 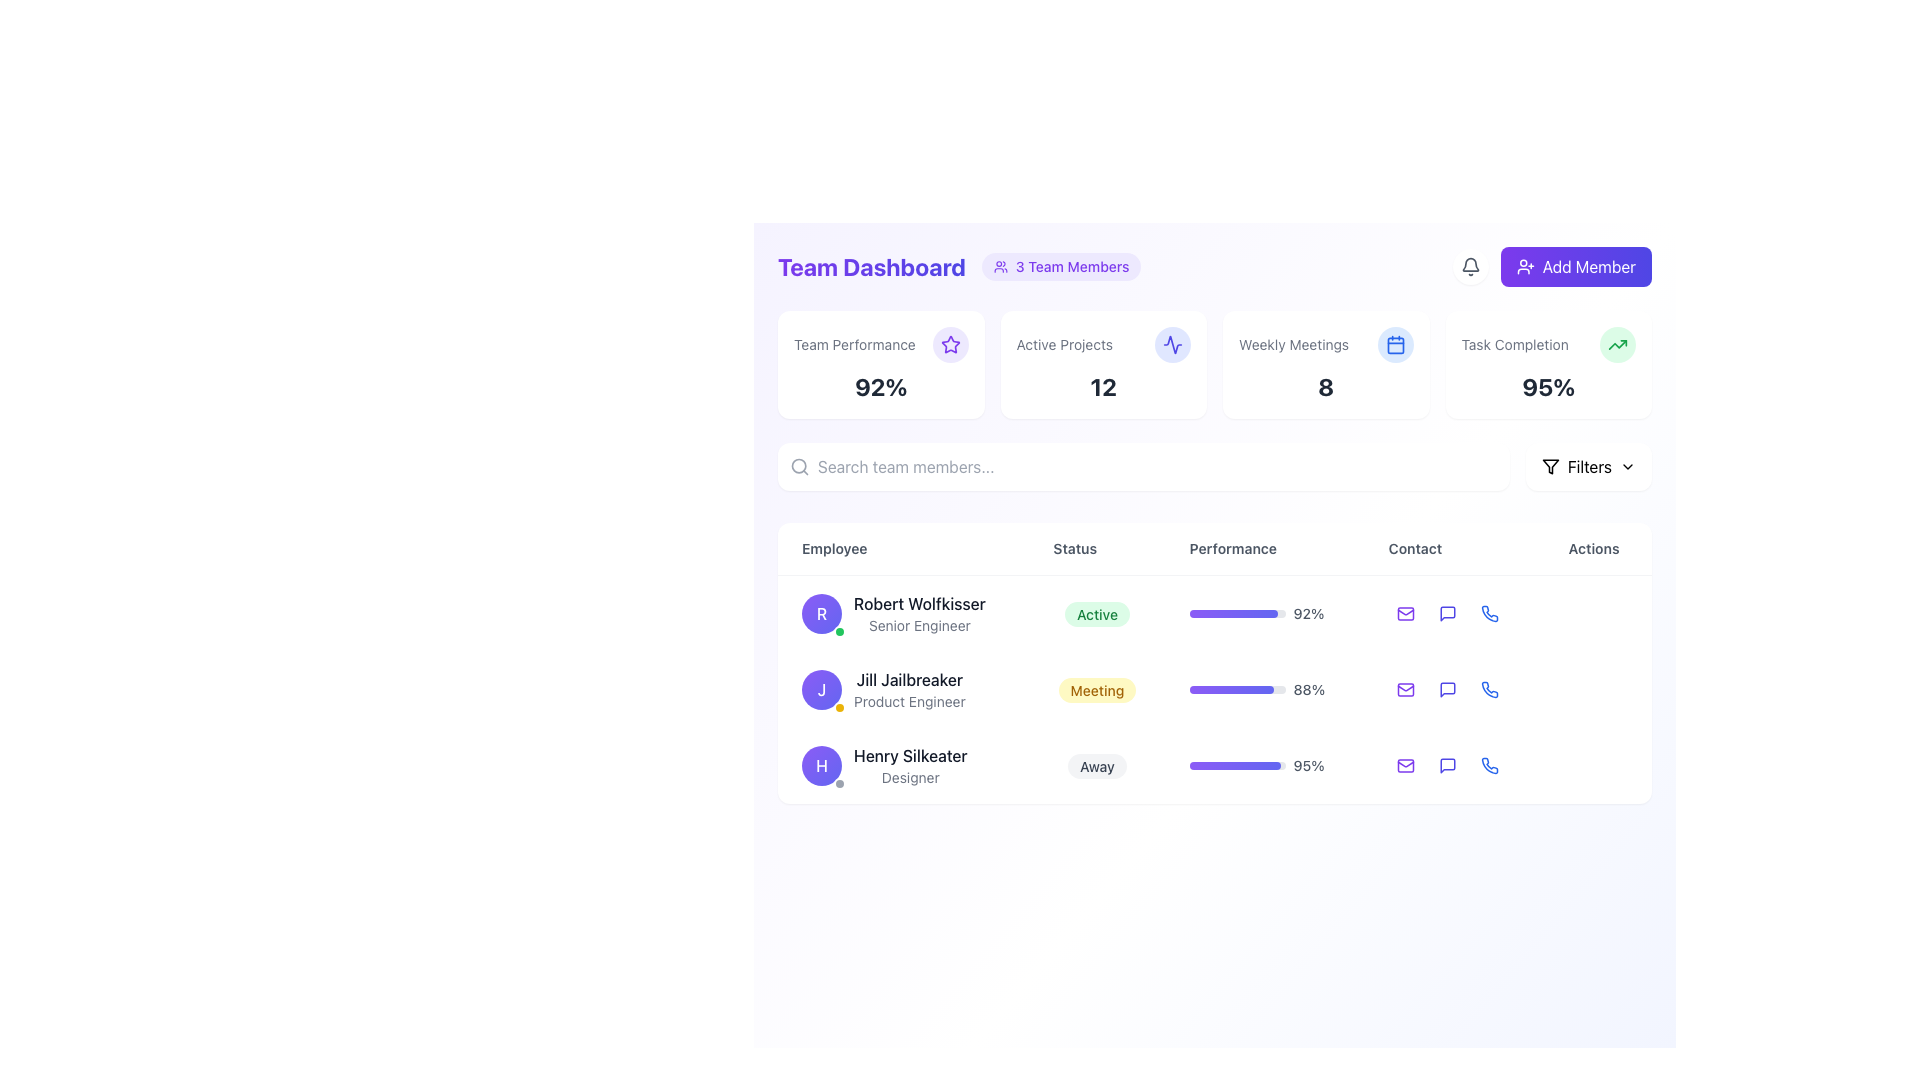 What do you see at coordinates (1213, 548) in the screenshot?
I see `the header text labeled 'Performance', which is styled with a modern sans-serif font and positioned between the headers 'Status' and 'Contact'` at bounding box center [1213, 548].